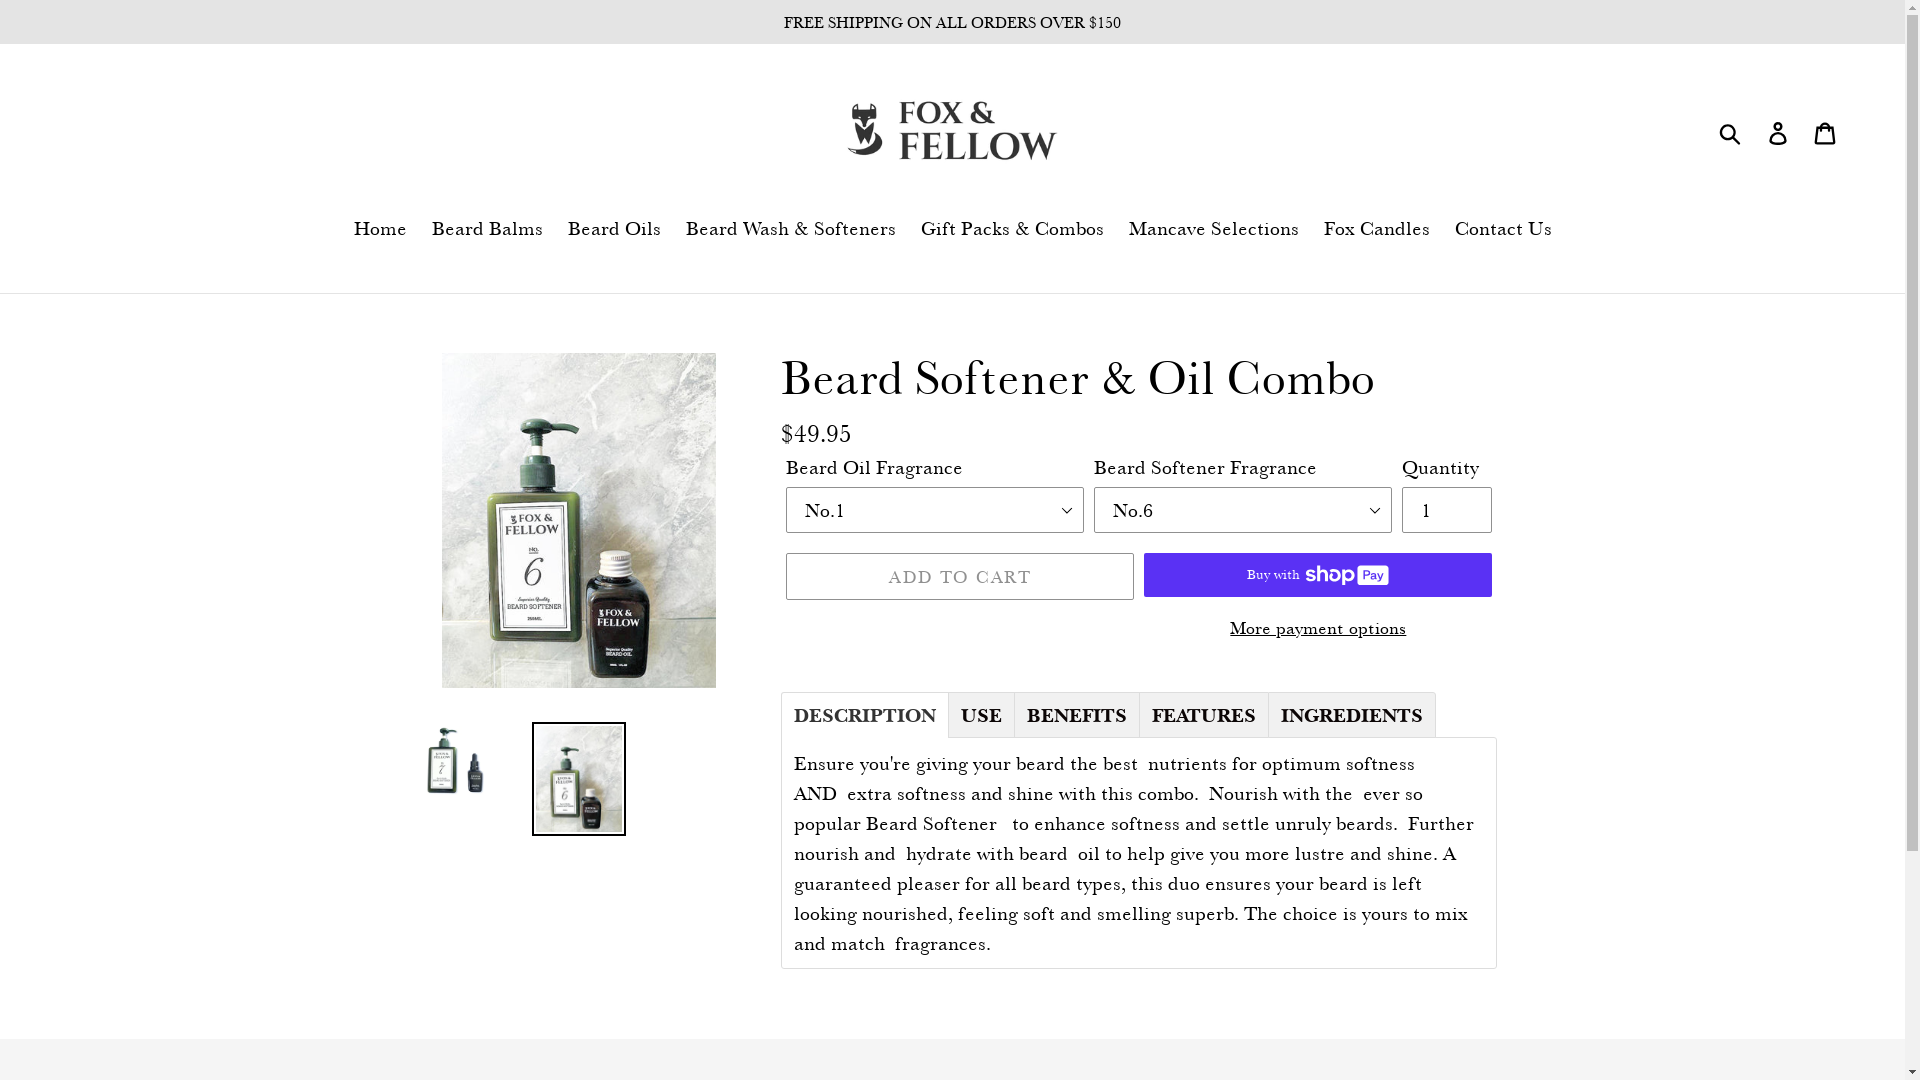 This screenshot has height=1080, width=1920. What do you see at coordinates (1755, 130) in the screenshot?
I see `'Log in'` at bounding box center [1755, 130].